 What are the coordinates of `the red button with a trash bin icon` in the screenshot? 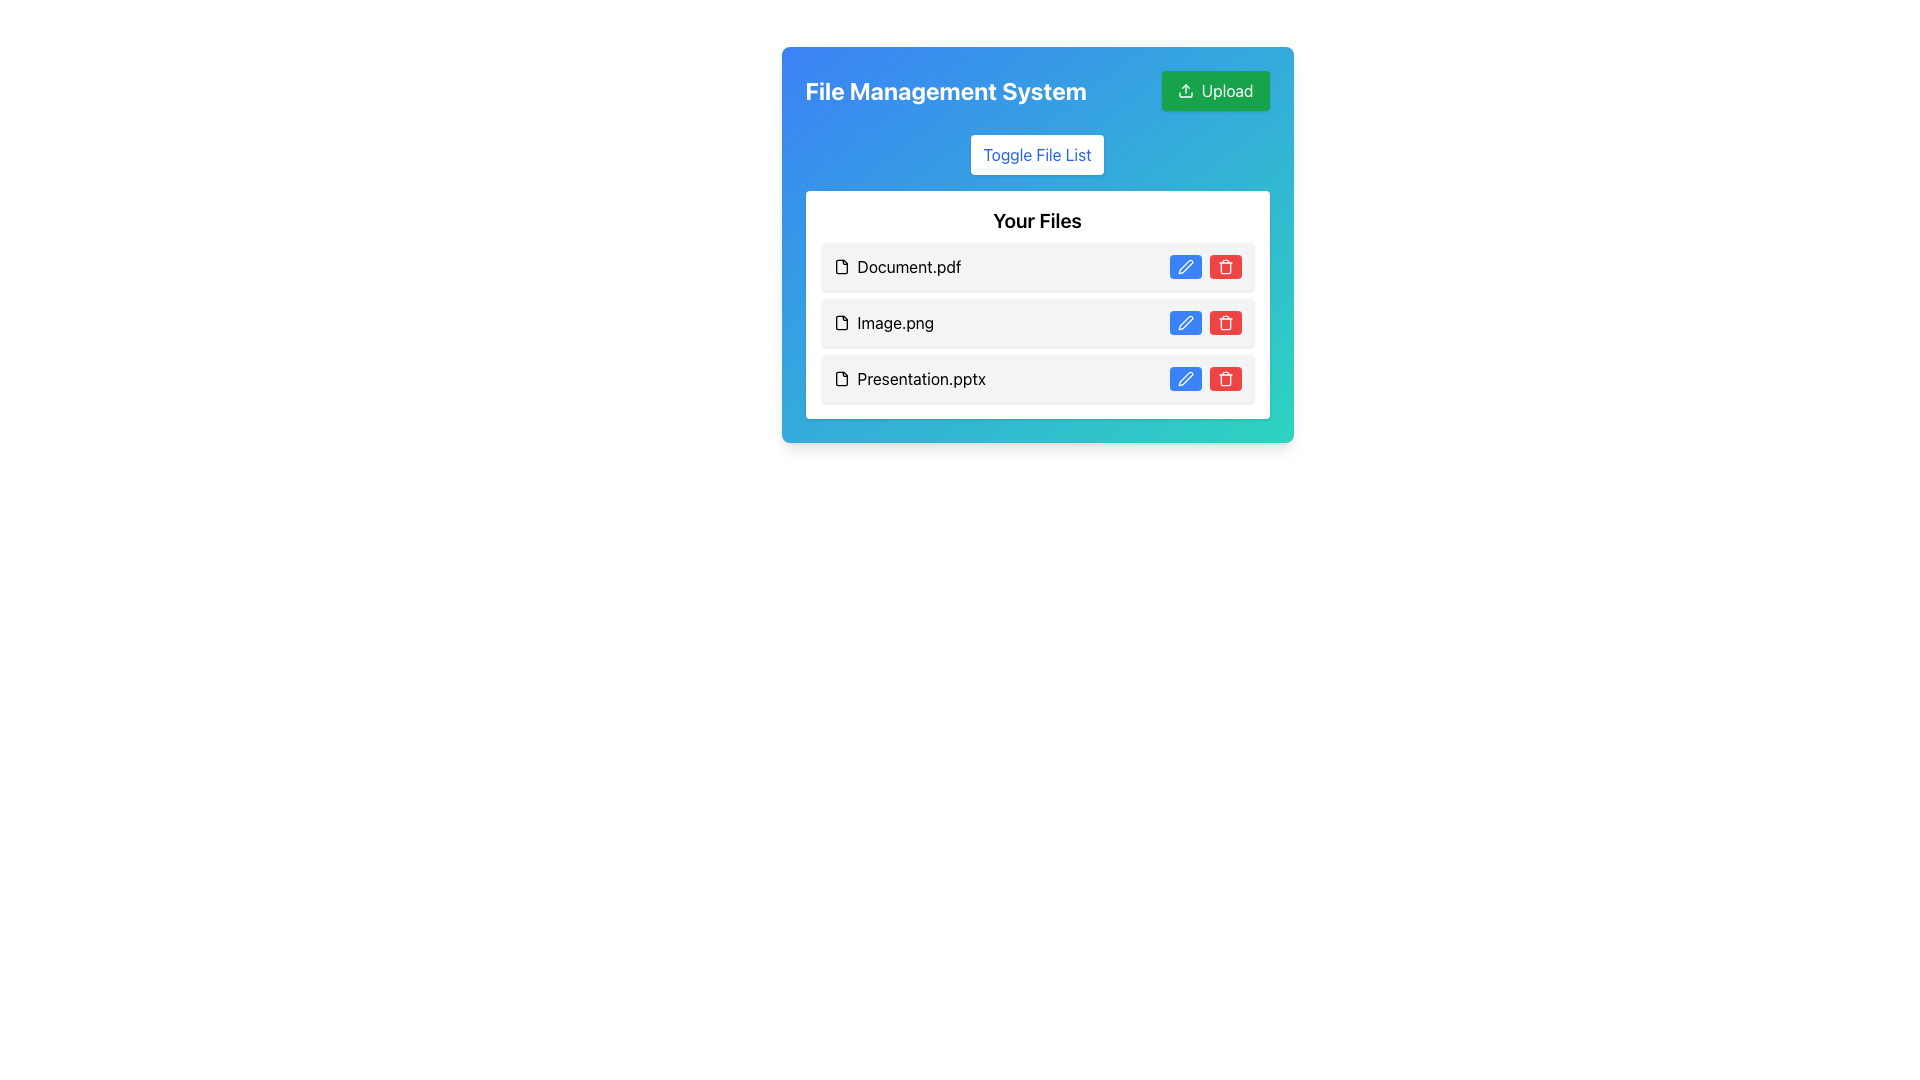 It's located at (1224, 265).